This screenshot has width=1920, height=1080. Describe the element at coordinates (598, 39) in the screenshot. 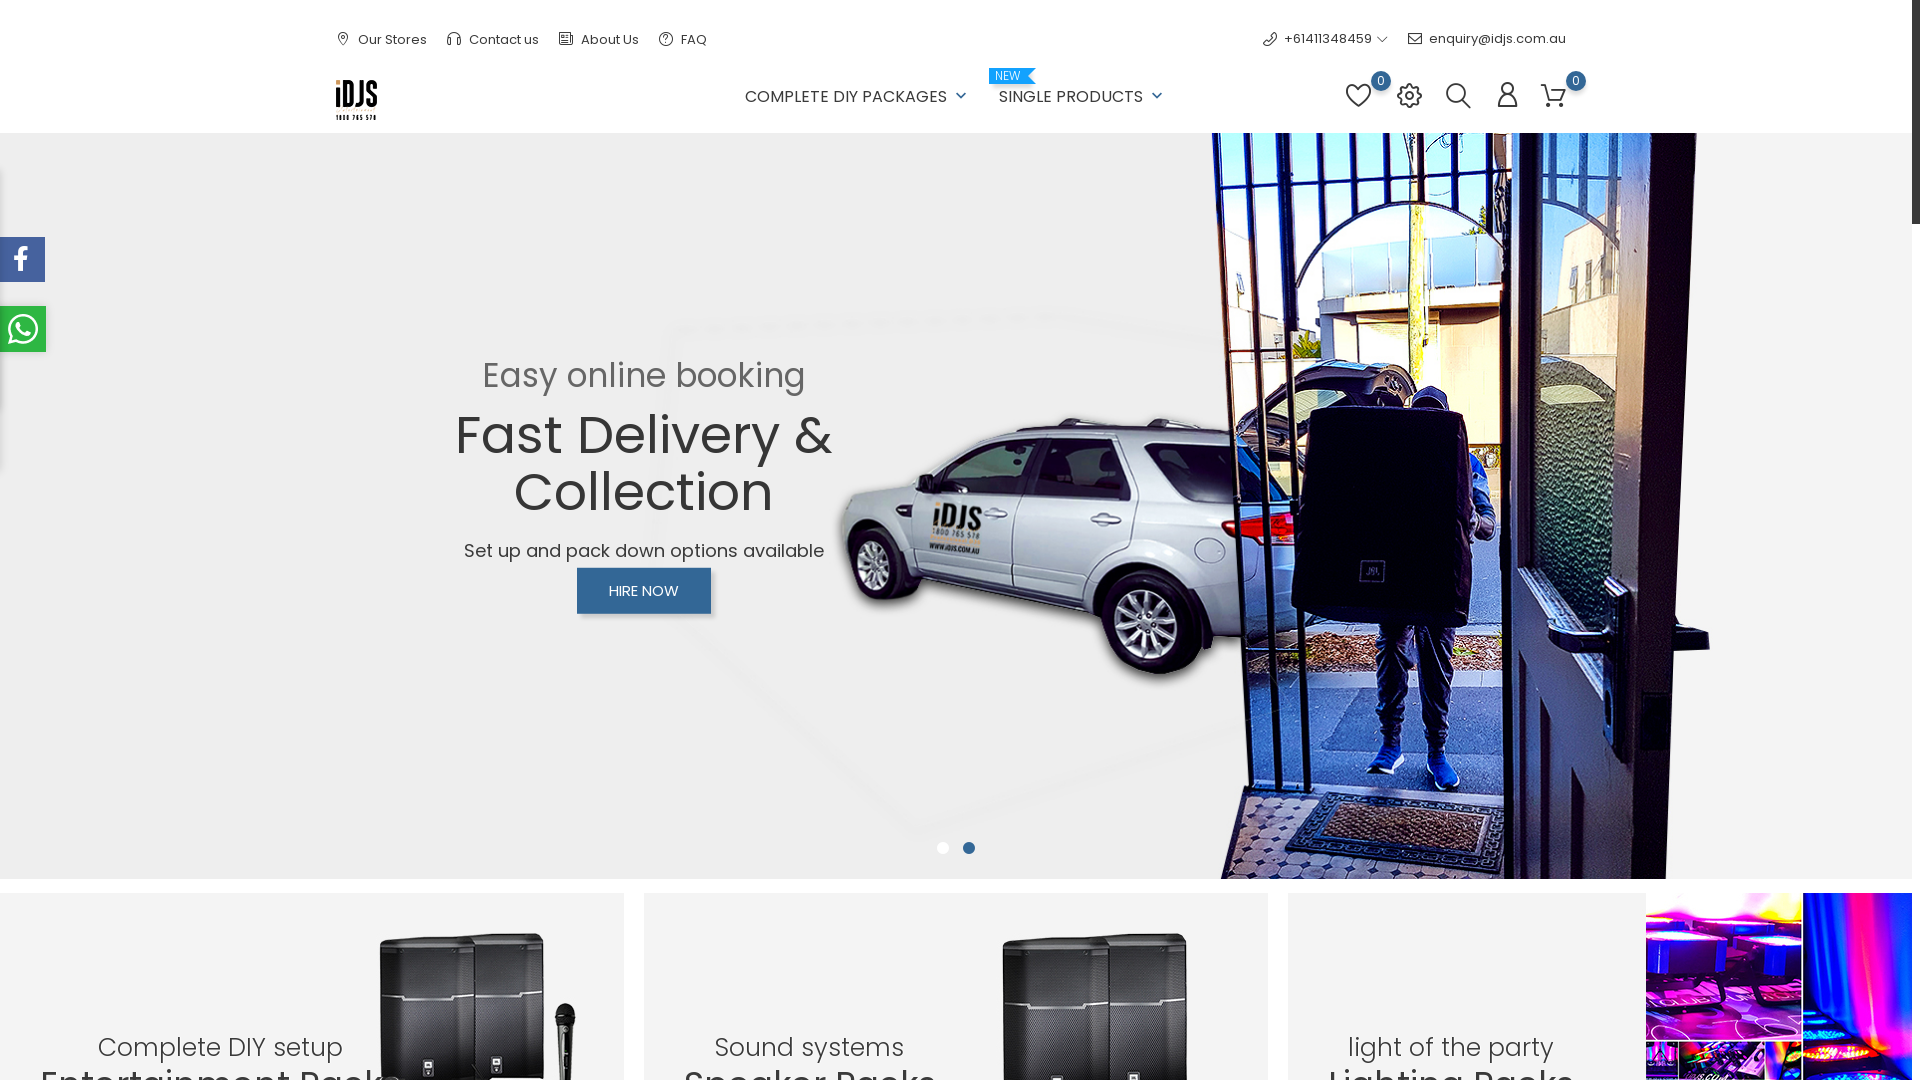

I see `'About Us'` at that location.